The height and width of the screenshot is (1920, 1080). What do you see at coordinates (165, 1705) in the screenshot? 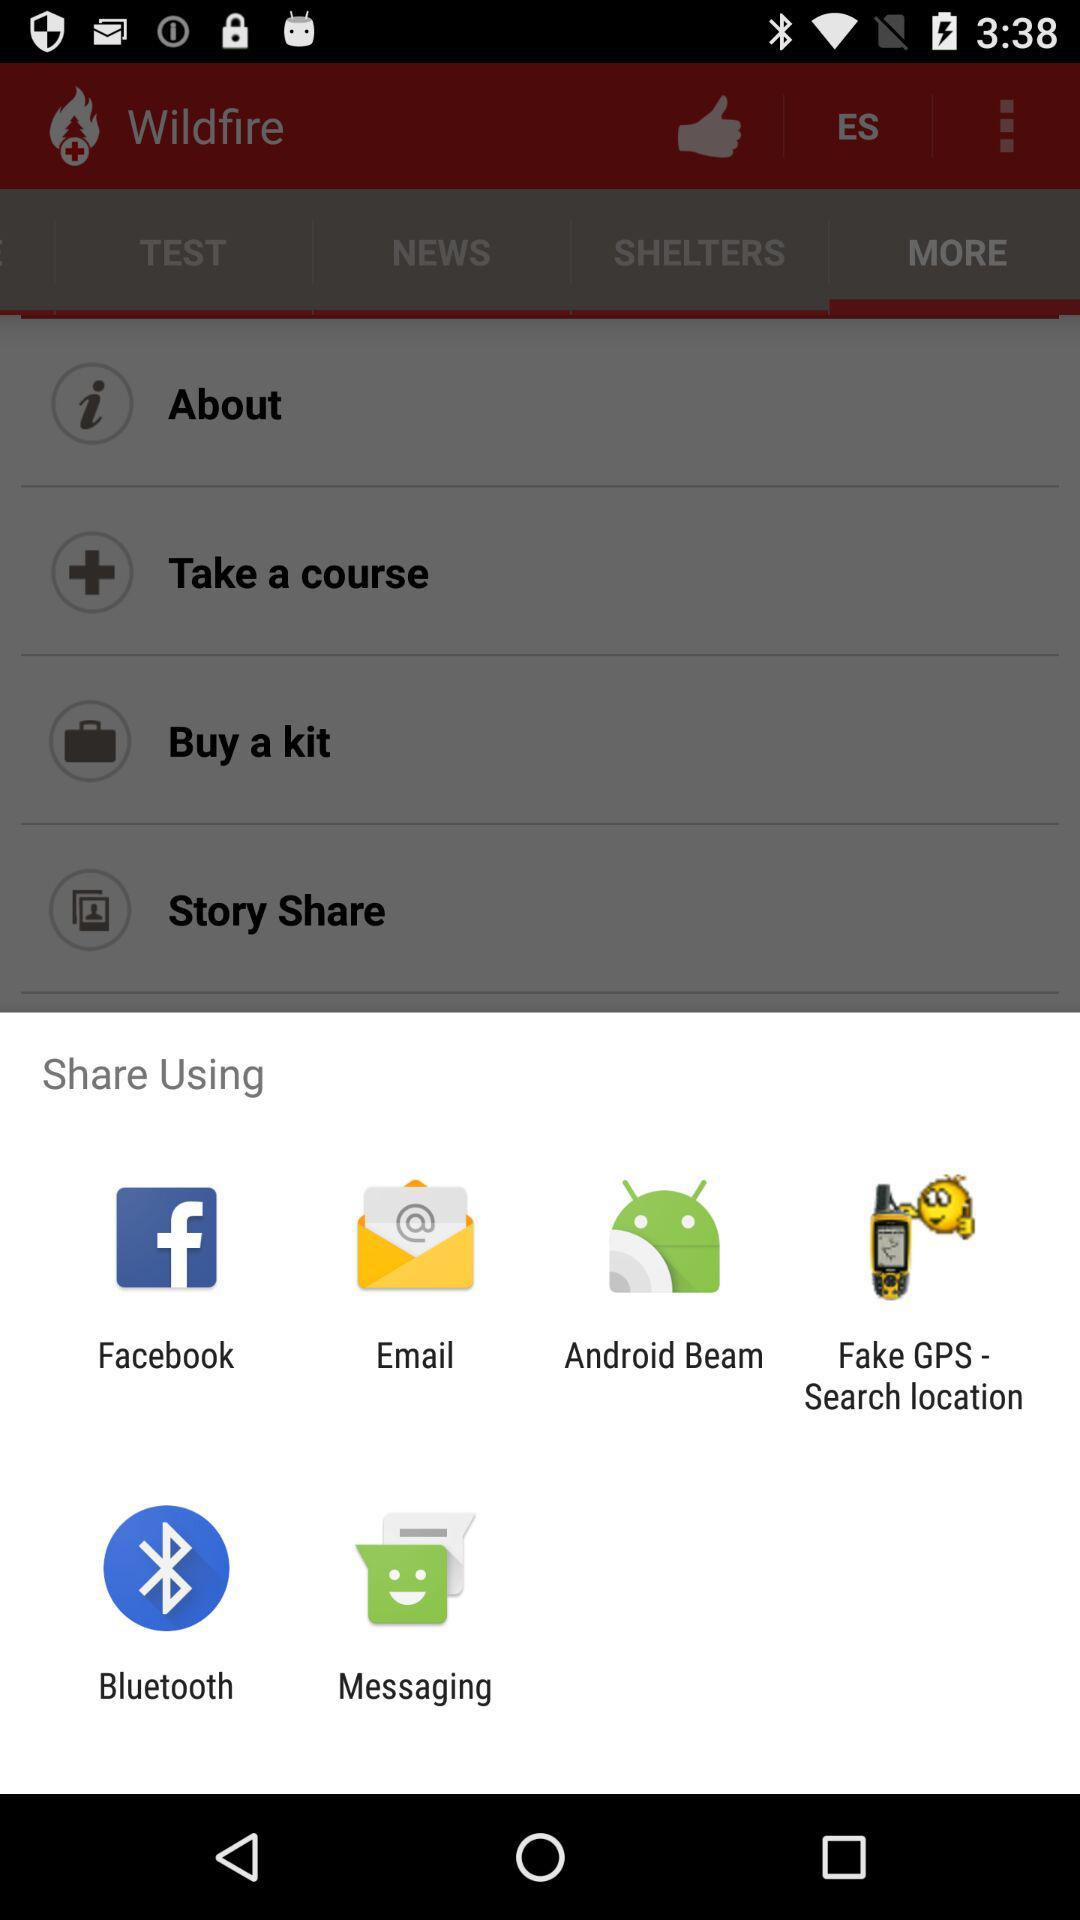
I see `the app next to the messaging item` at bounding box center [165, 1705].